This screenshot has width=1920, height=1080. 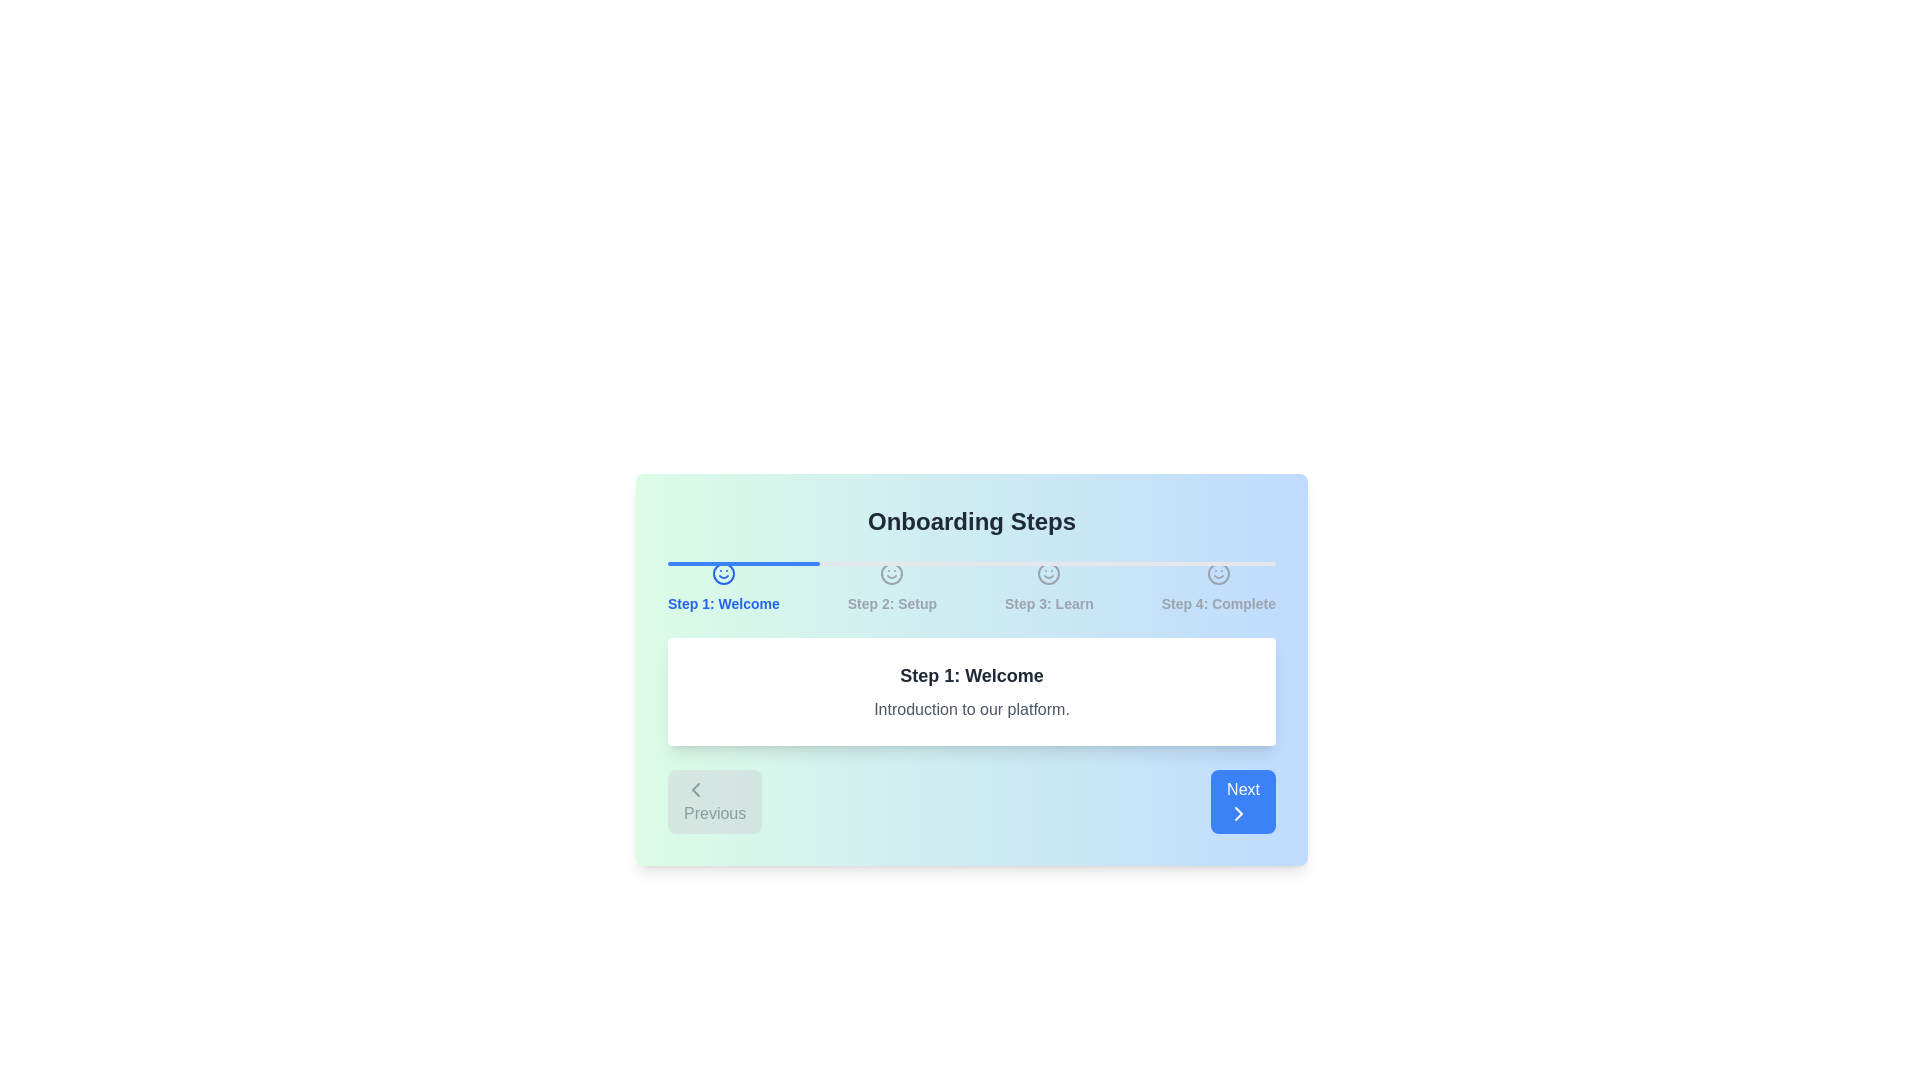 I want to click on the left-pointing chevron icon located within the 'Previous' button at the bottom left corner of the interface, adjacent to the text label 'Previous', so click(x=696, y=789).